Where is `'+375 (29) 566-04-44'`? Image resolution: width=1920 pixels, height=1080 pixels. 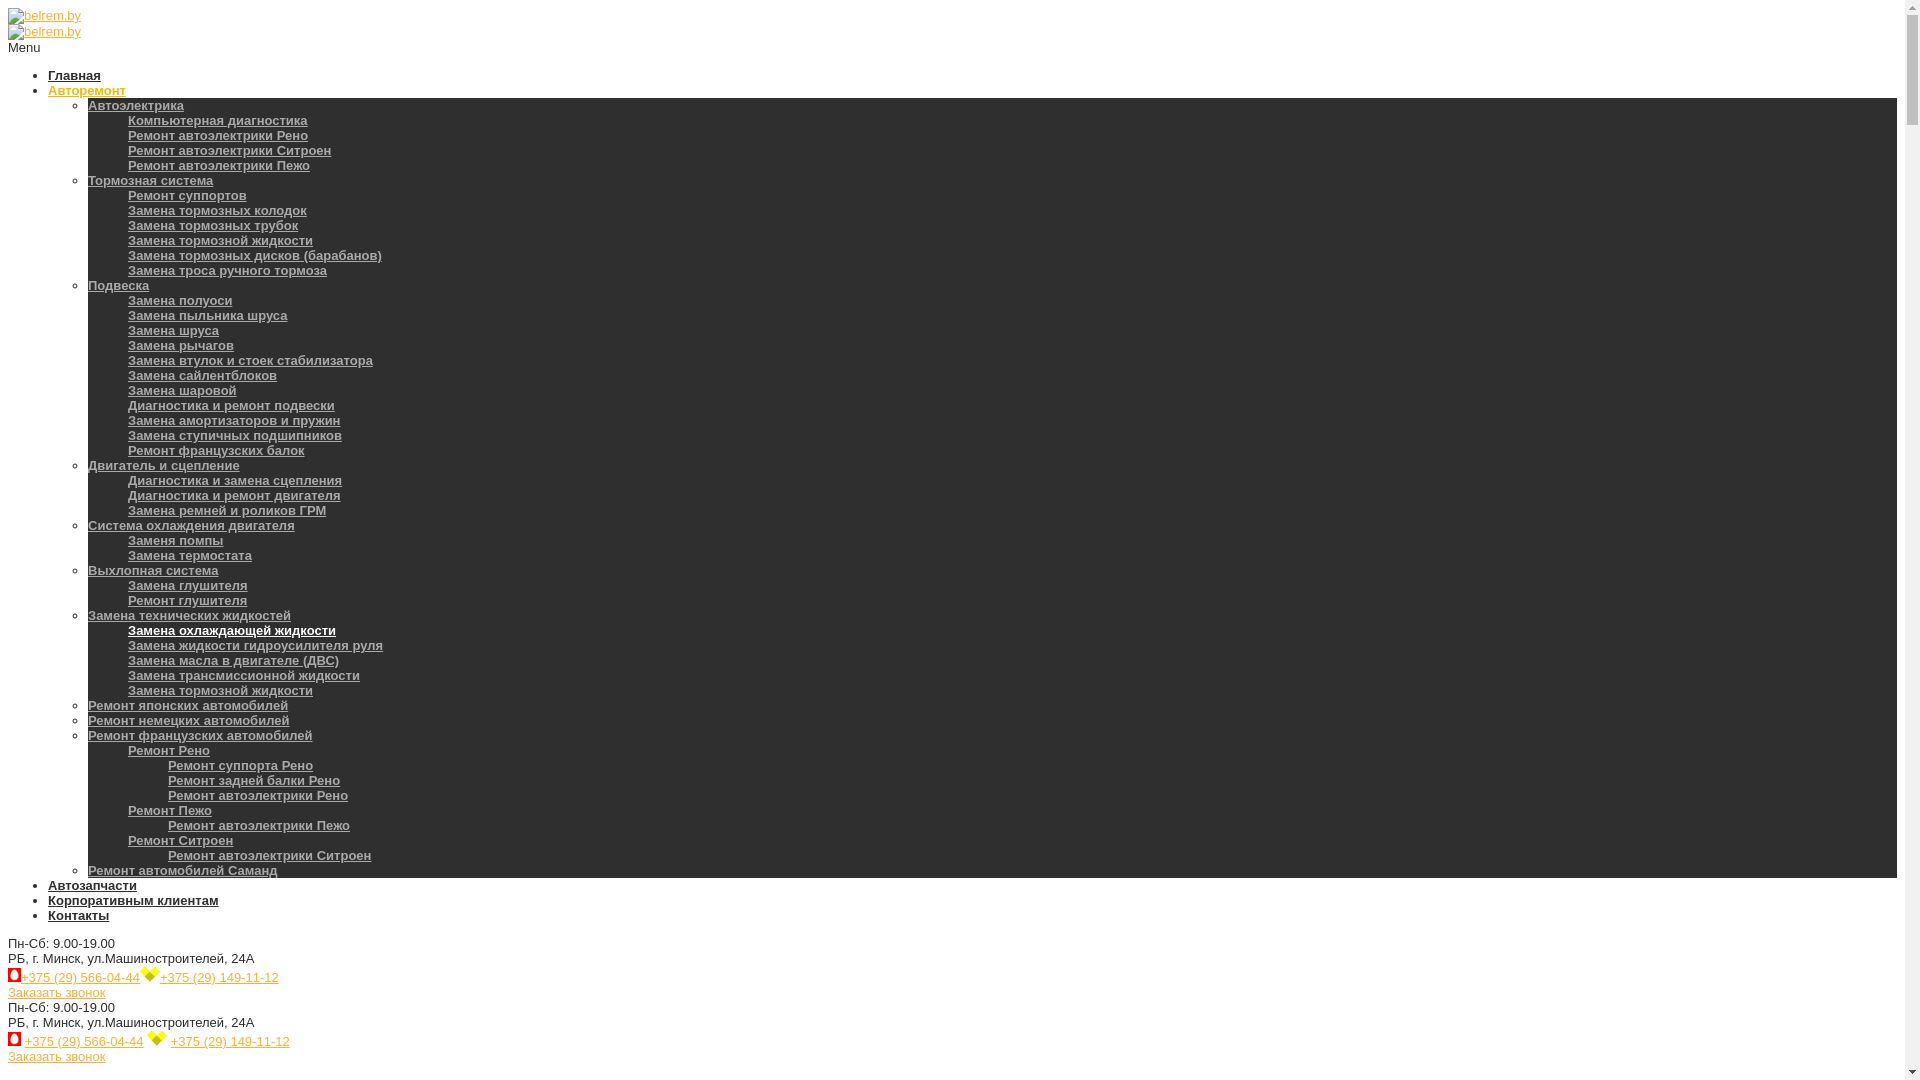
'+375 (29) 566-04-44' is located at coordinates (83, 1040).